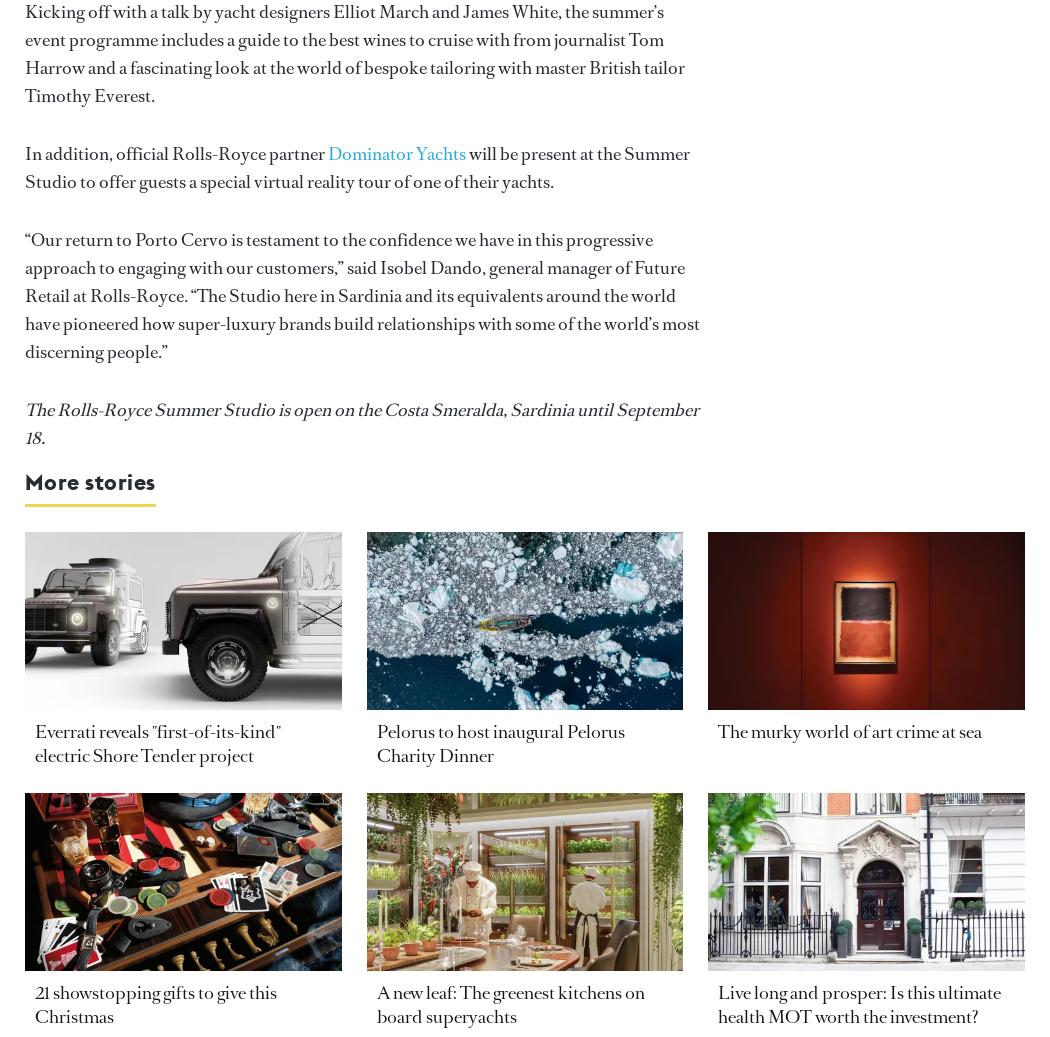 This screenshot has height=1037, width=1050. I want to click on 'In addition, official Rolls-Royce partner', so click(176, 152).